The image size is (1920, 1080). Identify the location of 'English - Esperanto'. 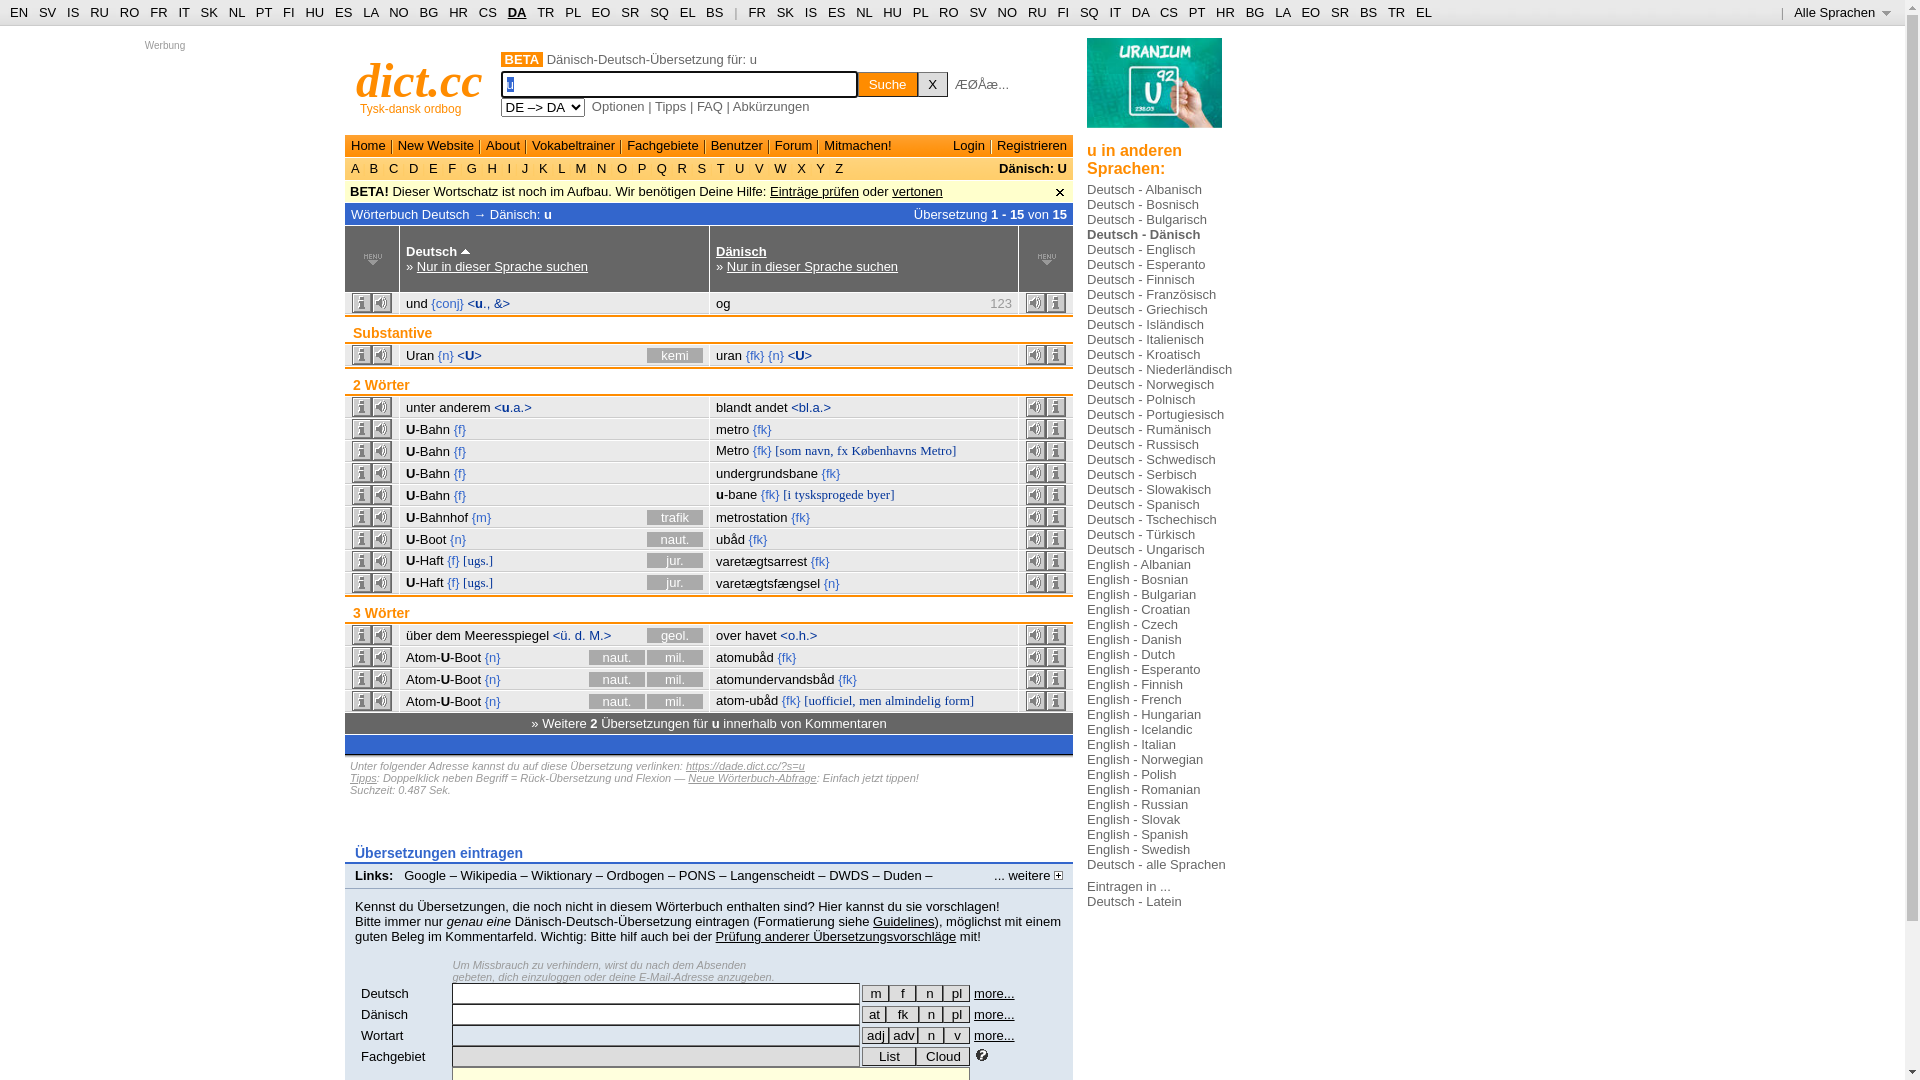
(1143, 669).